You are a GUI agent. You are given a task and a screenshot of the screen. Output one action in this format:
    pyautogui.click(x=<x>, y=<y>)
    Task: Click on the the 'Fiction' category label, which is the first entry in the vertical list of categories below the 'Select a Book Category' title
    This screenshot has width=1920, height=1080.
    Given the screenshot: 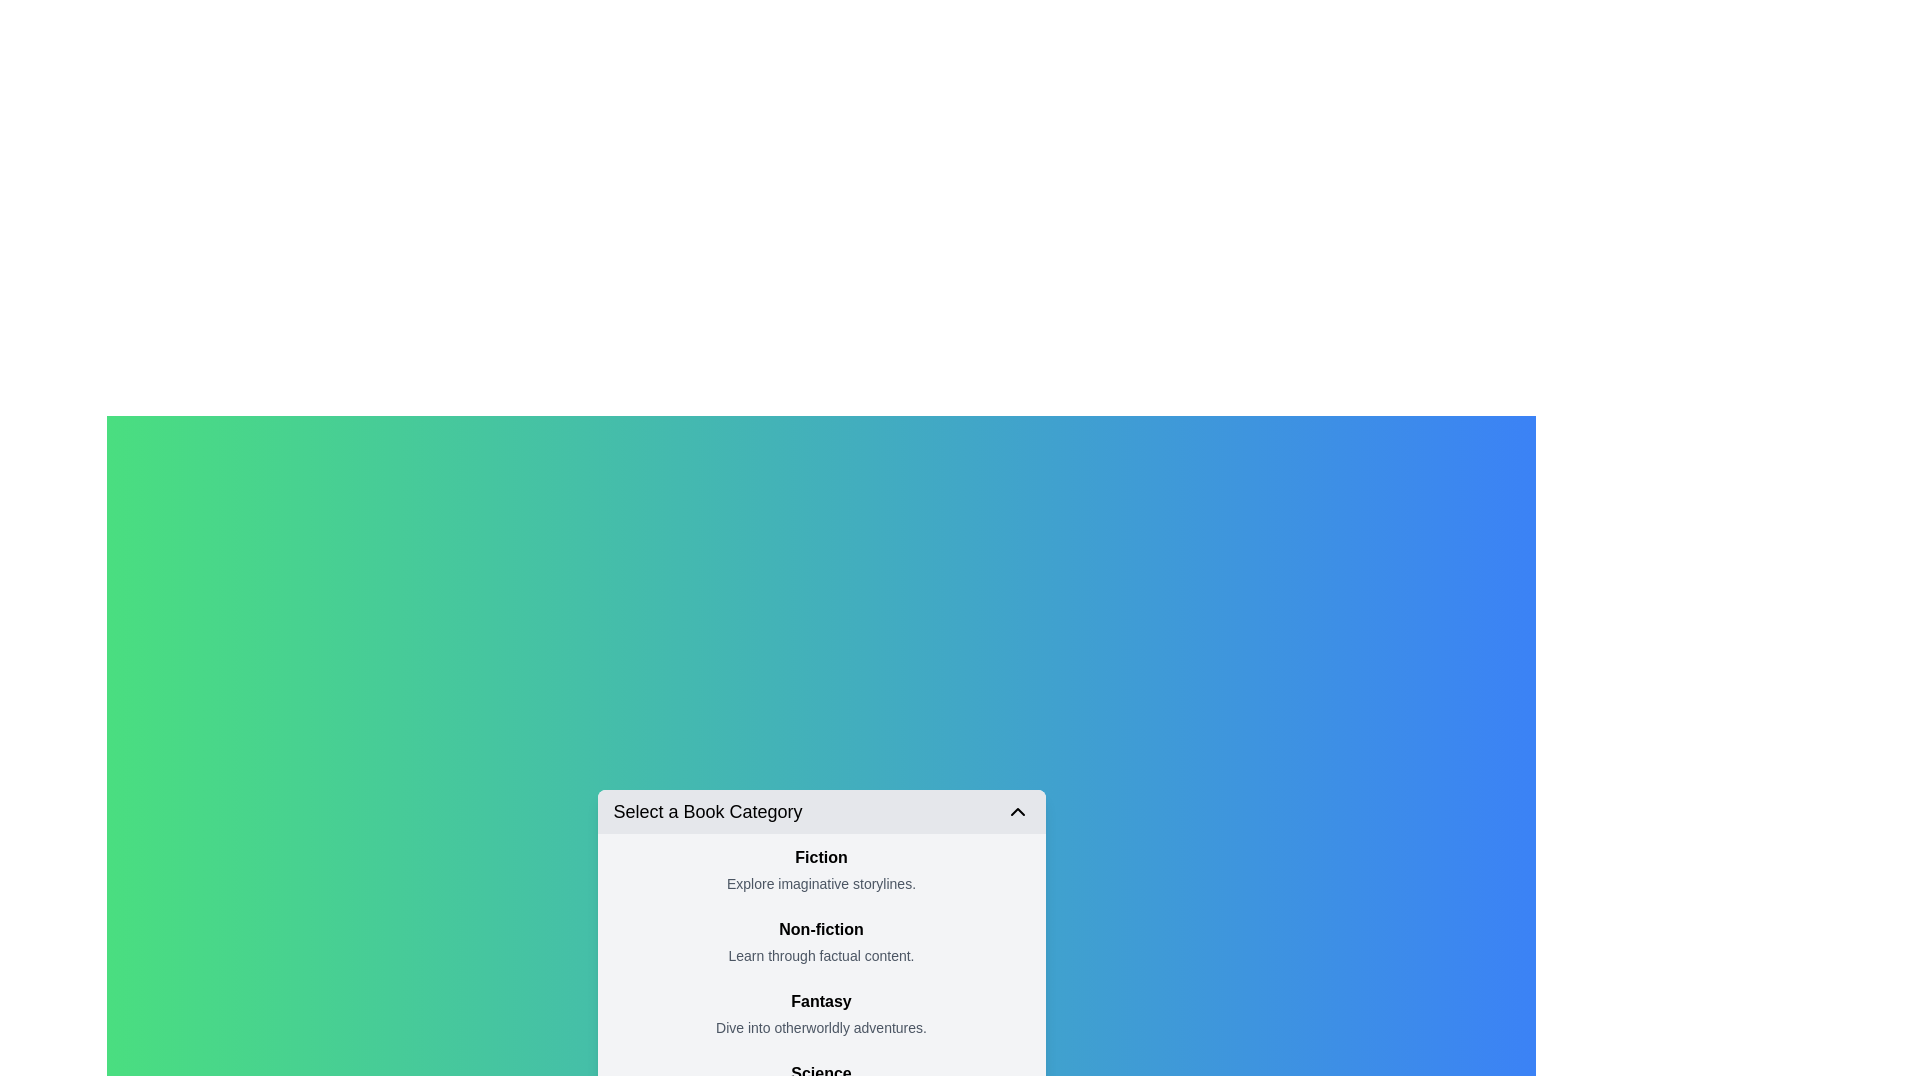 What is the action you would take?
    pyautogui.click(x=821, y=856)
    